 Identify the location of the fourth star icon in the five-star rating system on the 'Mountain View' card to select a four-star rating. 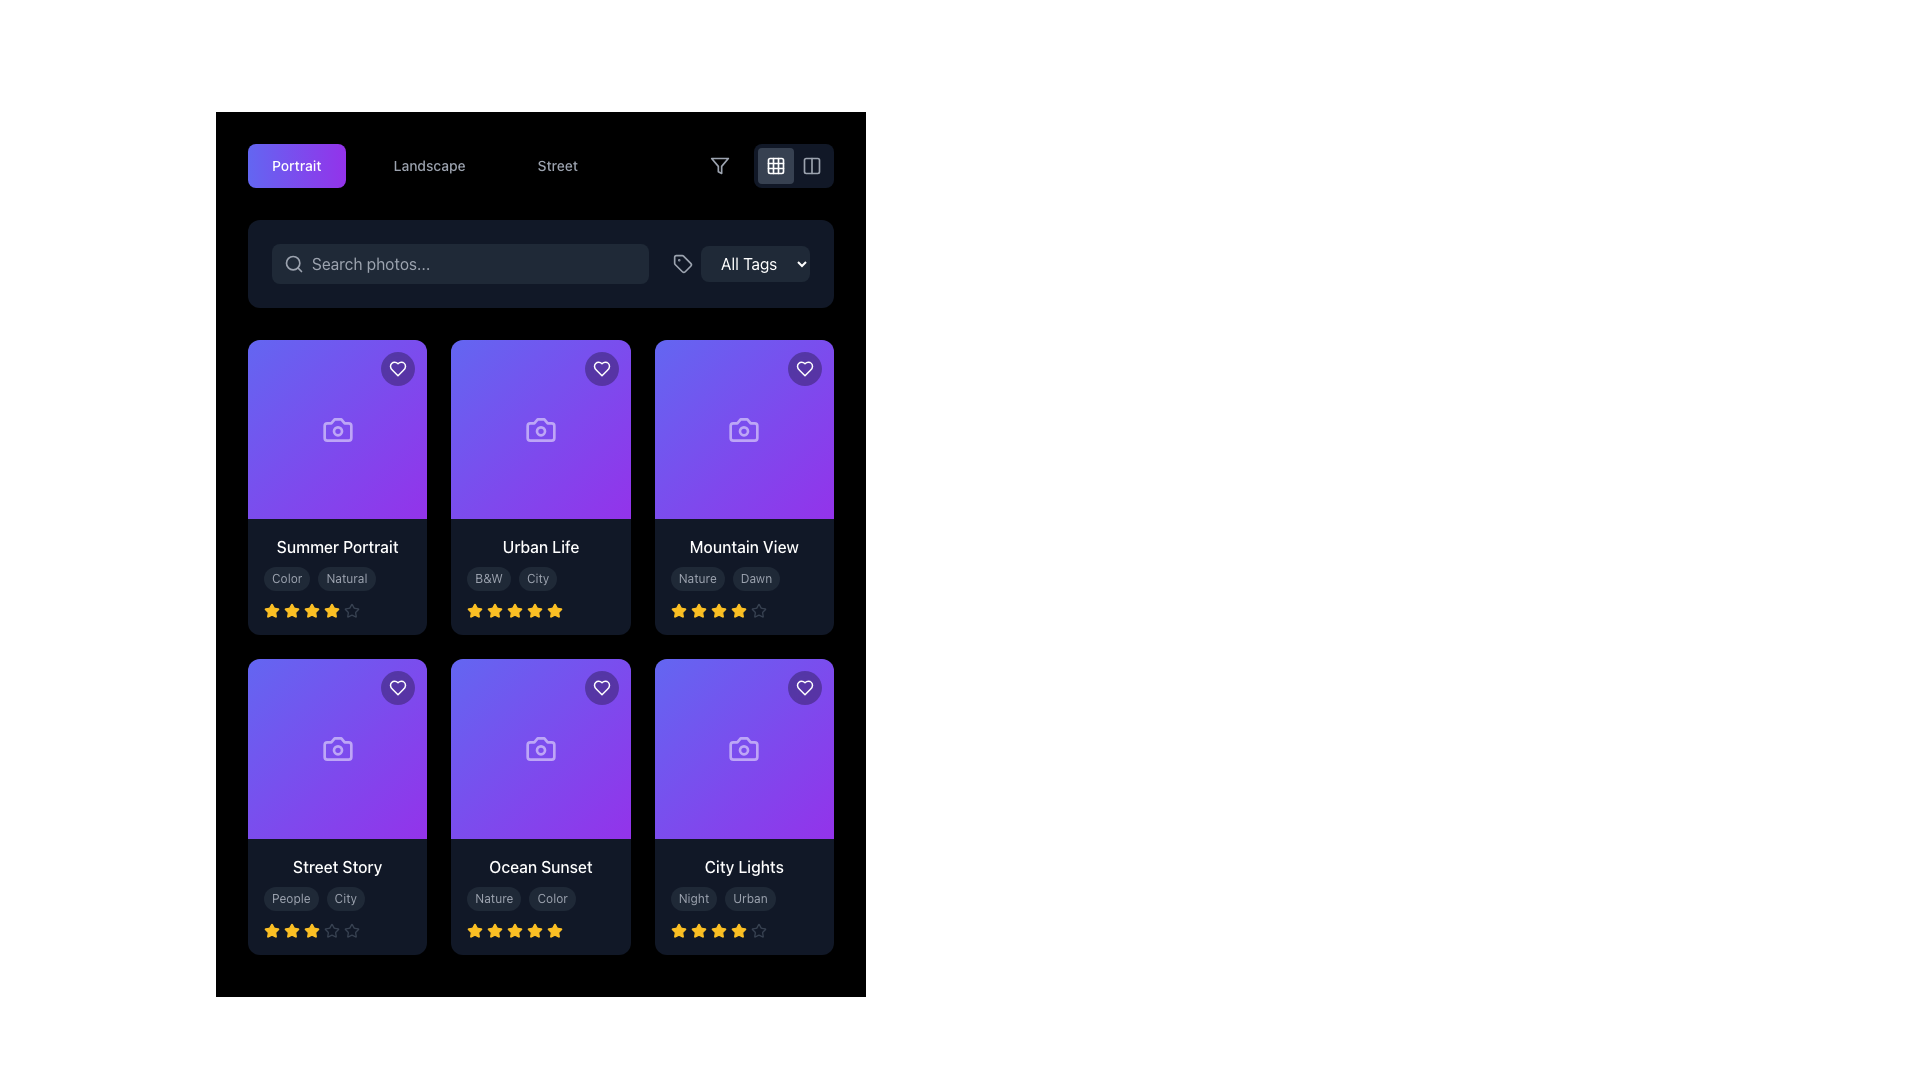
(698, 610).